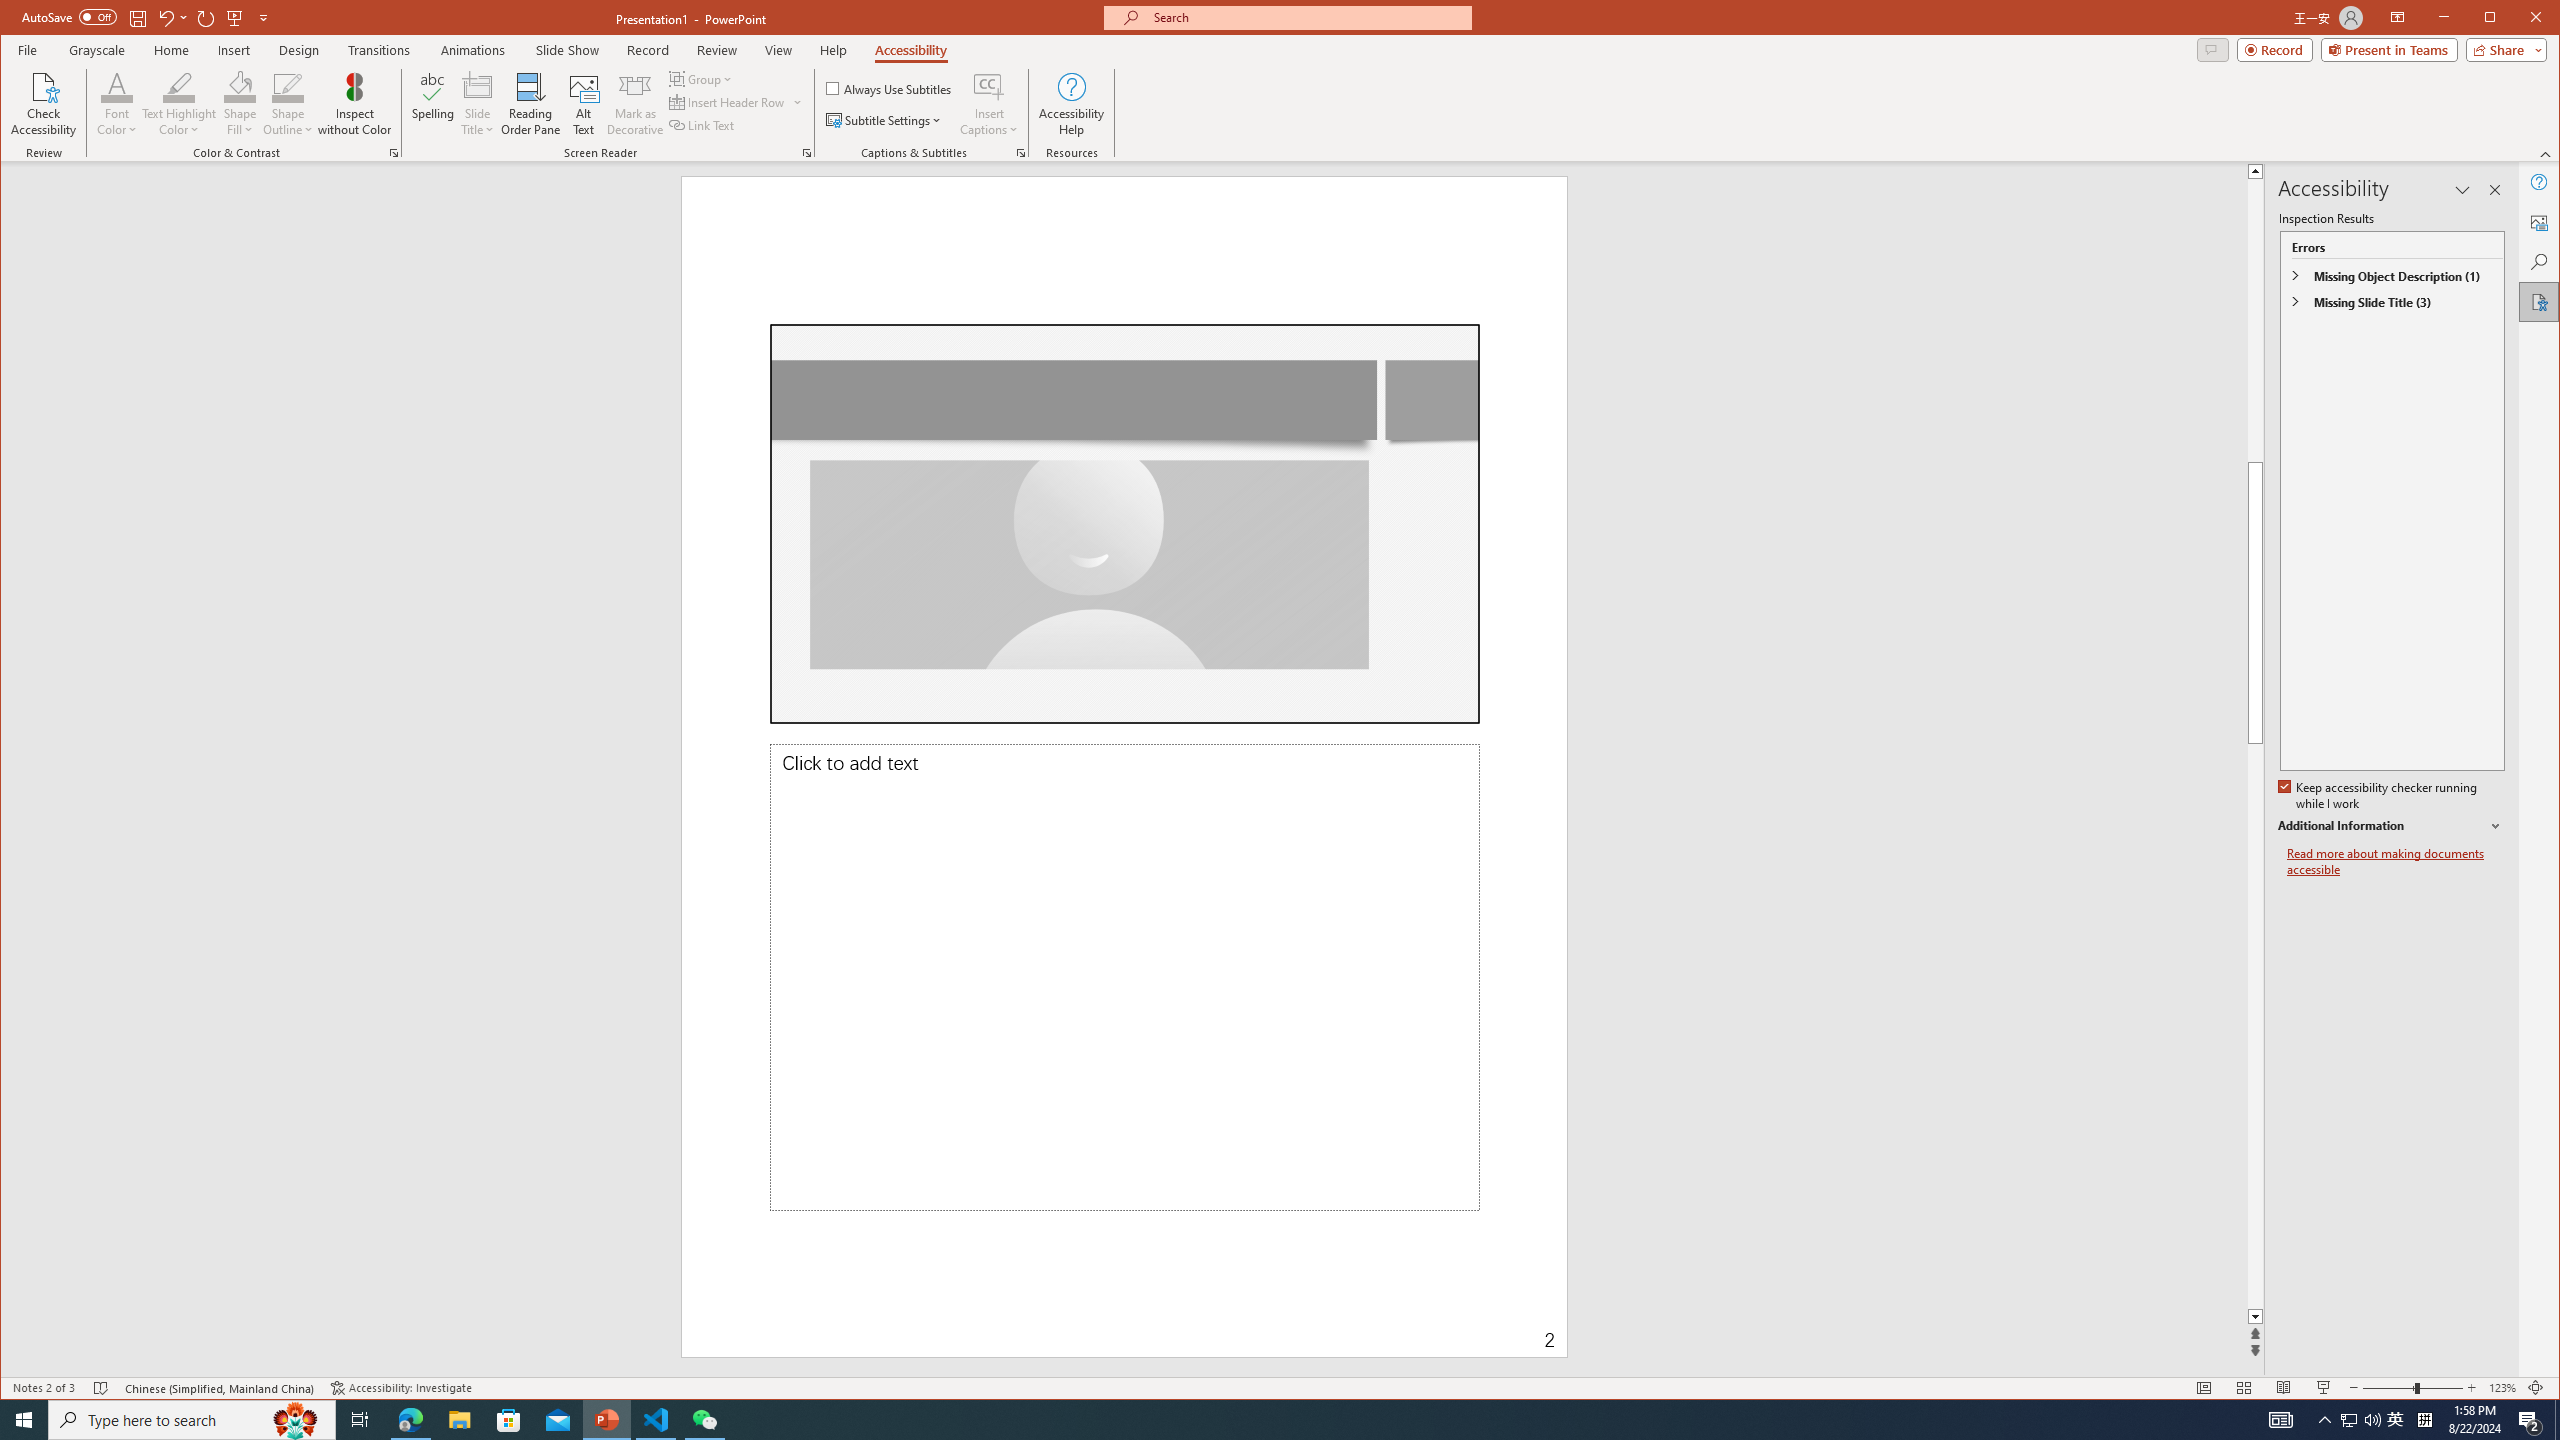  What do you see at coordinates (735, 102) in the screenshot?
I see `'Insert Header Row'` at bounding box center [735, 102].